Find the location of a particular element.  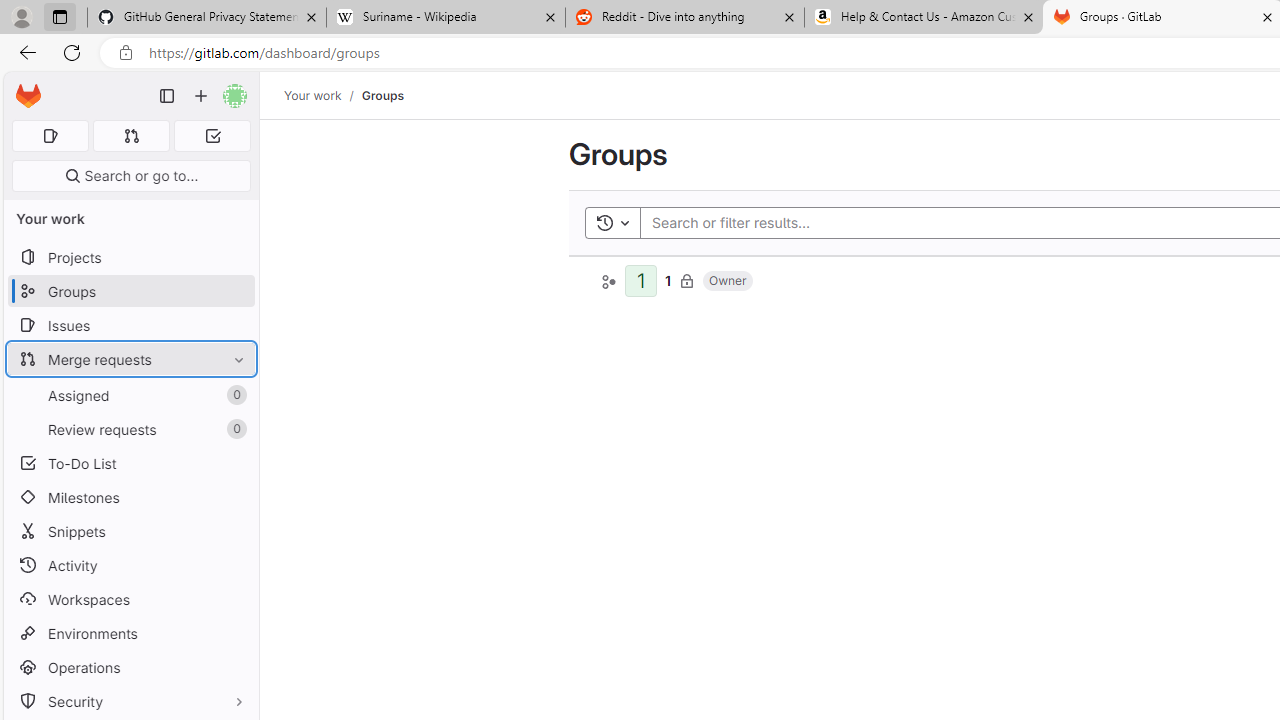

'Milestones' is located at coordinates (130, 496).